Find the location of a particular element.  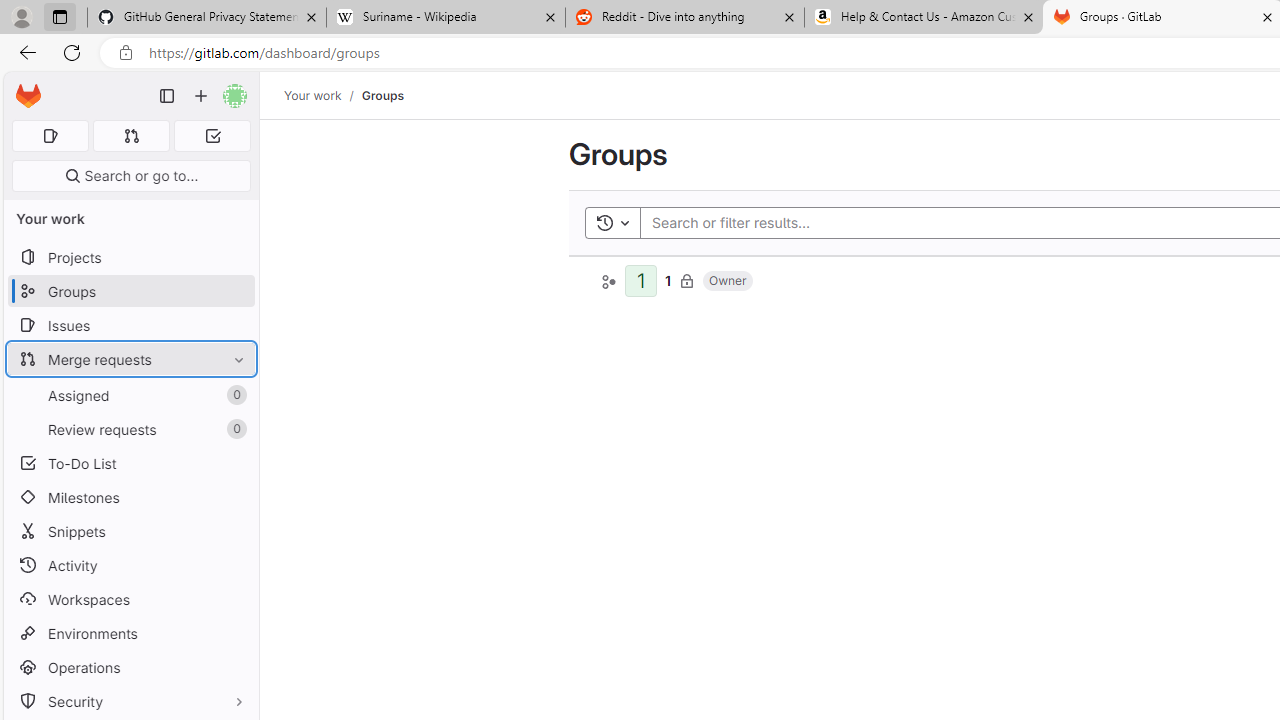

'Milestones' is located at coordinates (130, 496).